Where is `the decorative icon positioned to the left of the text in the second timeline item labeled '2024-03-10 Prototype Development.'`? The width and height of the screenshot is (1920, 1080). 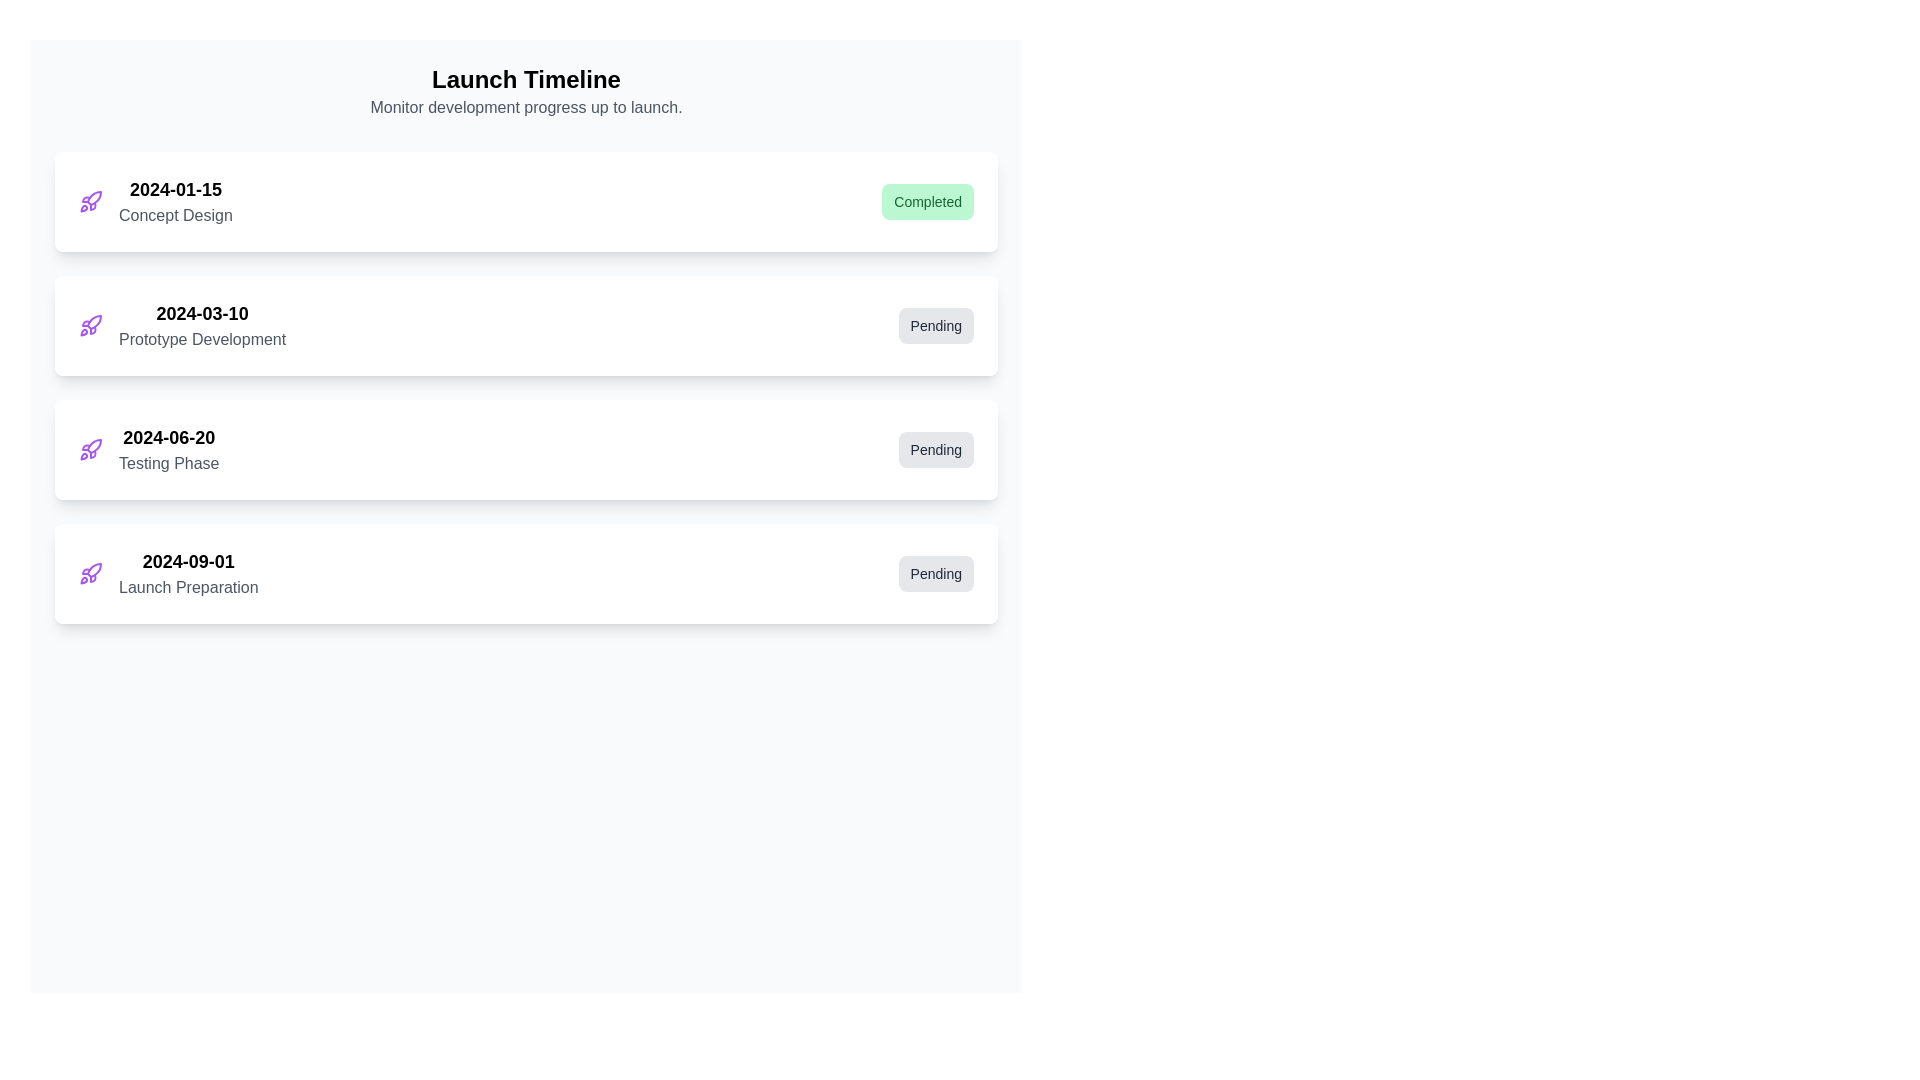
the decorative icon positioned to the left of the text in the second timeline item labeled '2024-03-10 Prototype Development.' is located at coordinates (90, 325).